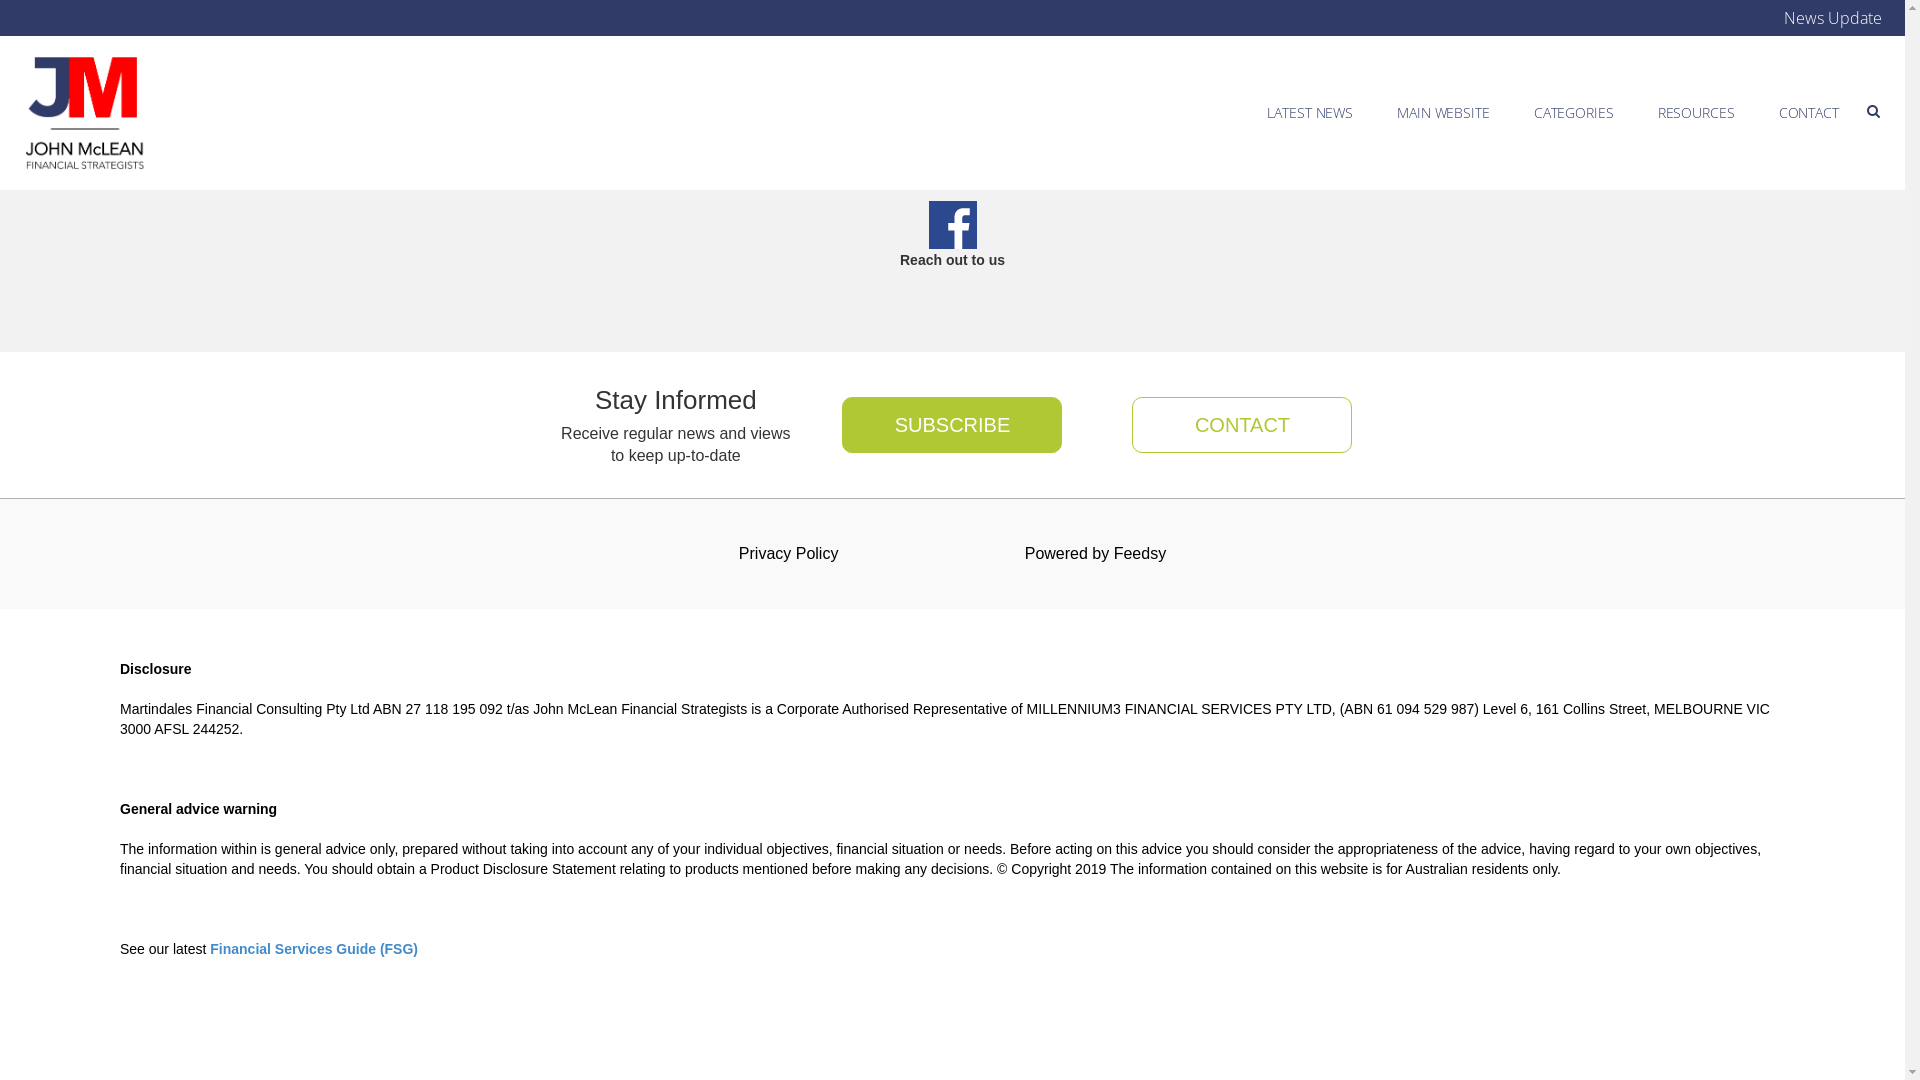 Image resolution: width=1920 pixels, height=1080 pixels. I want to click on 'John McLean Financial Strategists', so click(84, 112).